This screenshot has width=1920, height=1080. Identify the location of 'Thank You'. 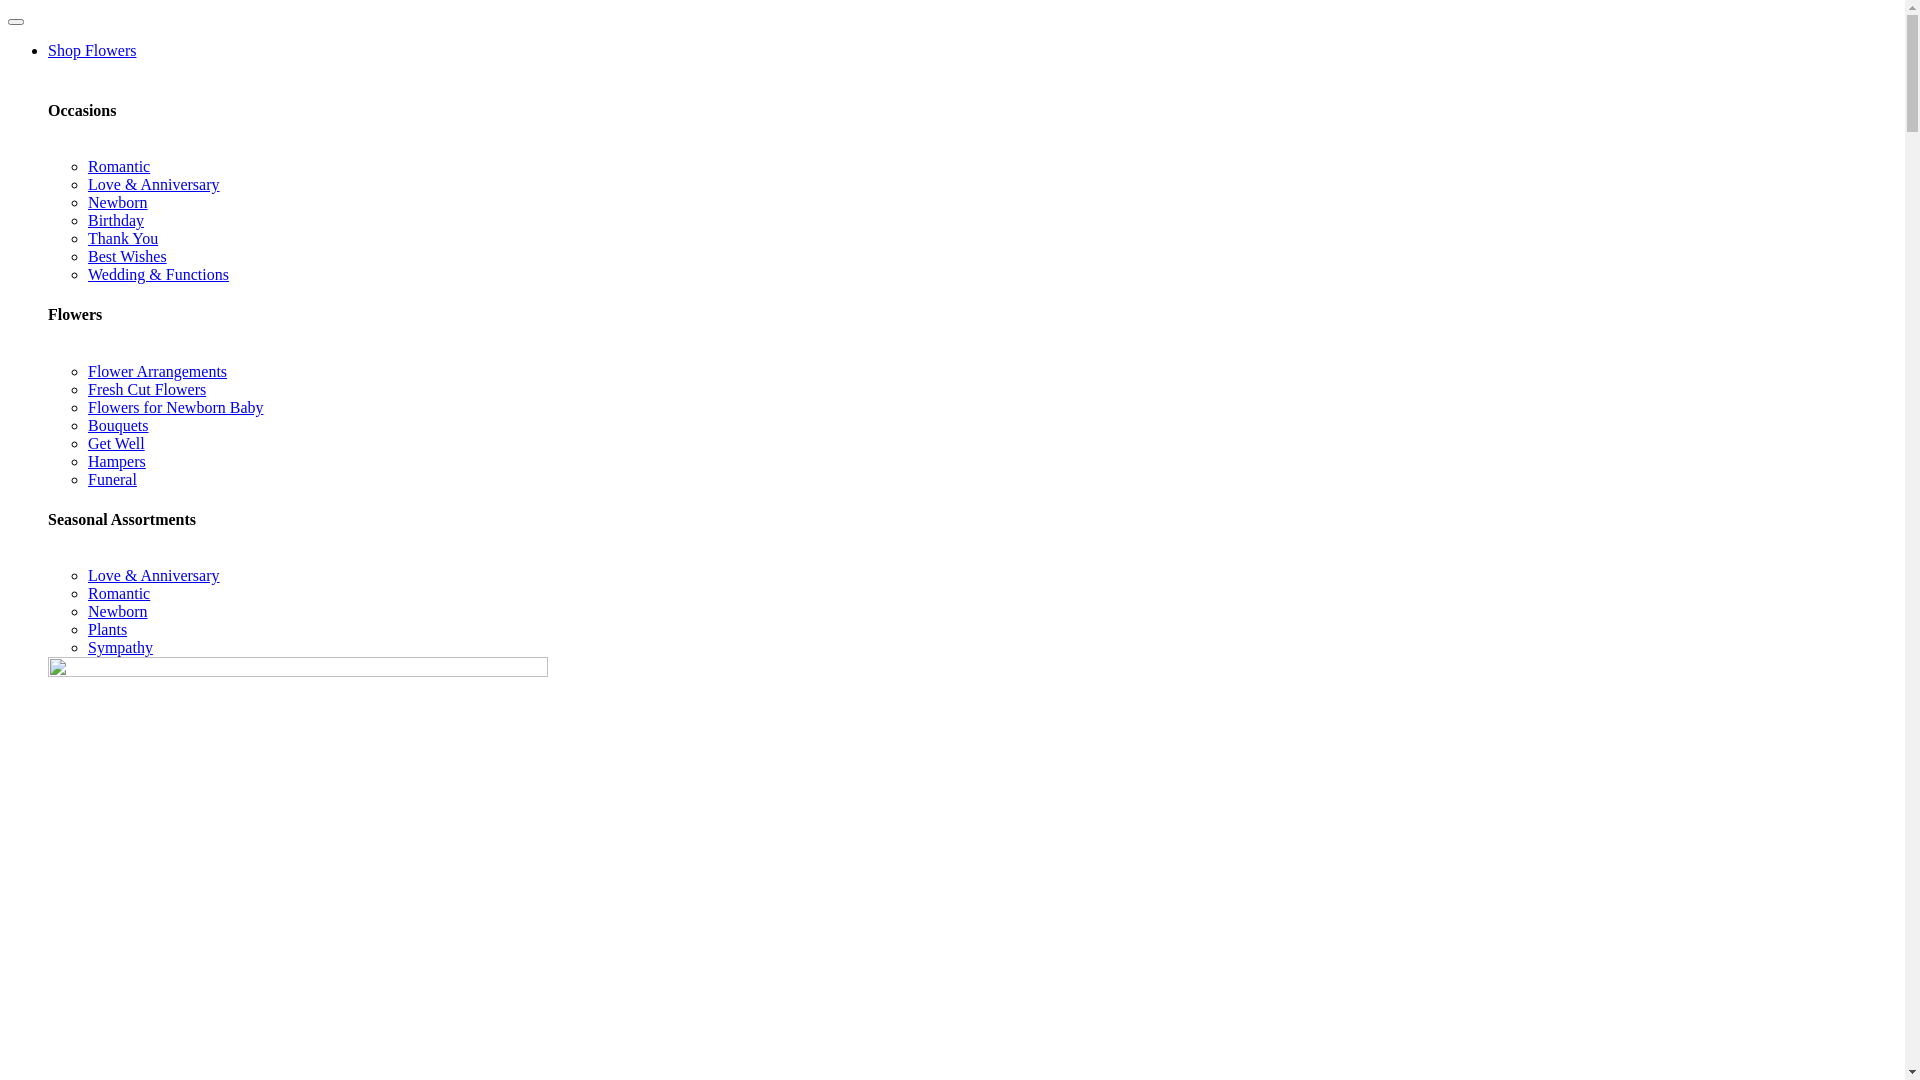
(122, 237).